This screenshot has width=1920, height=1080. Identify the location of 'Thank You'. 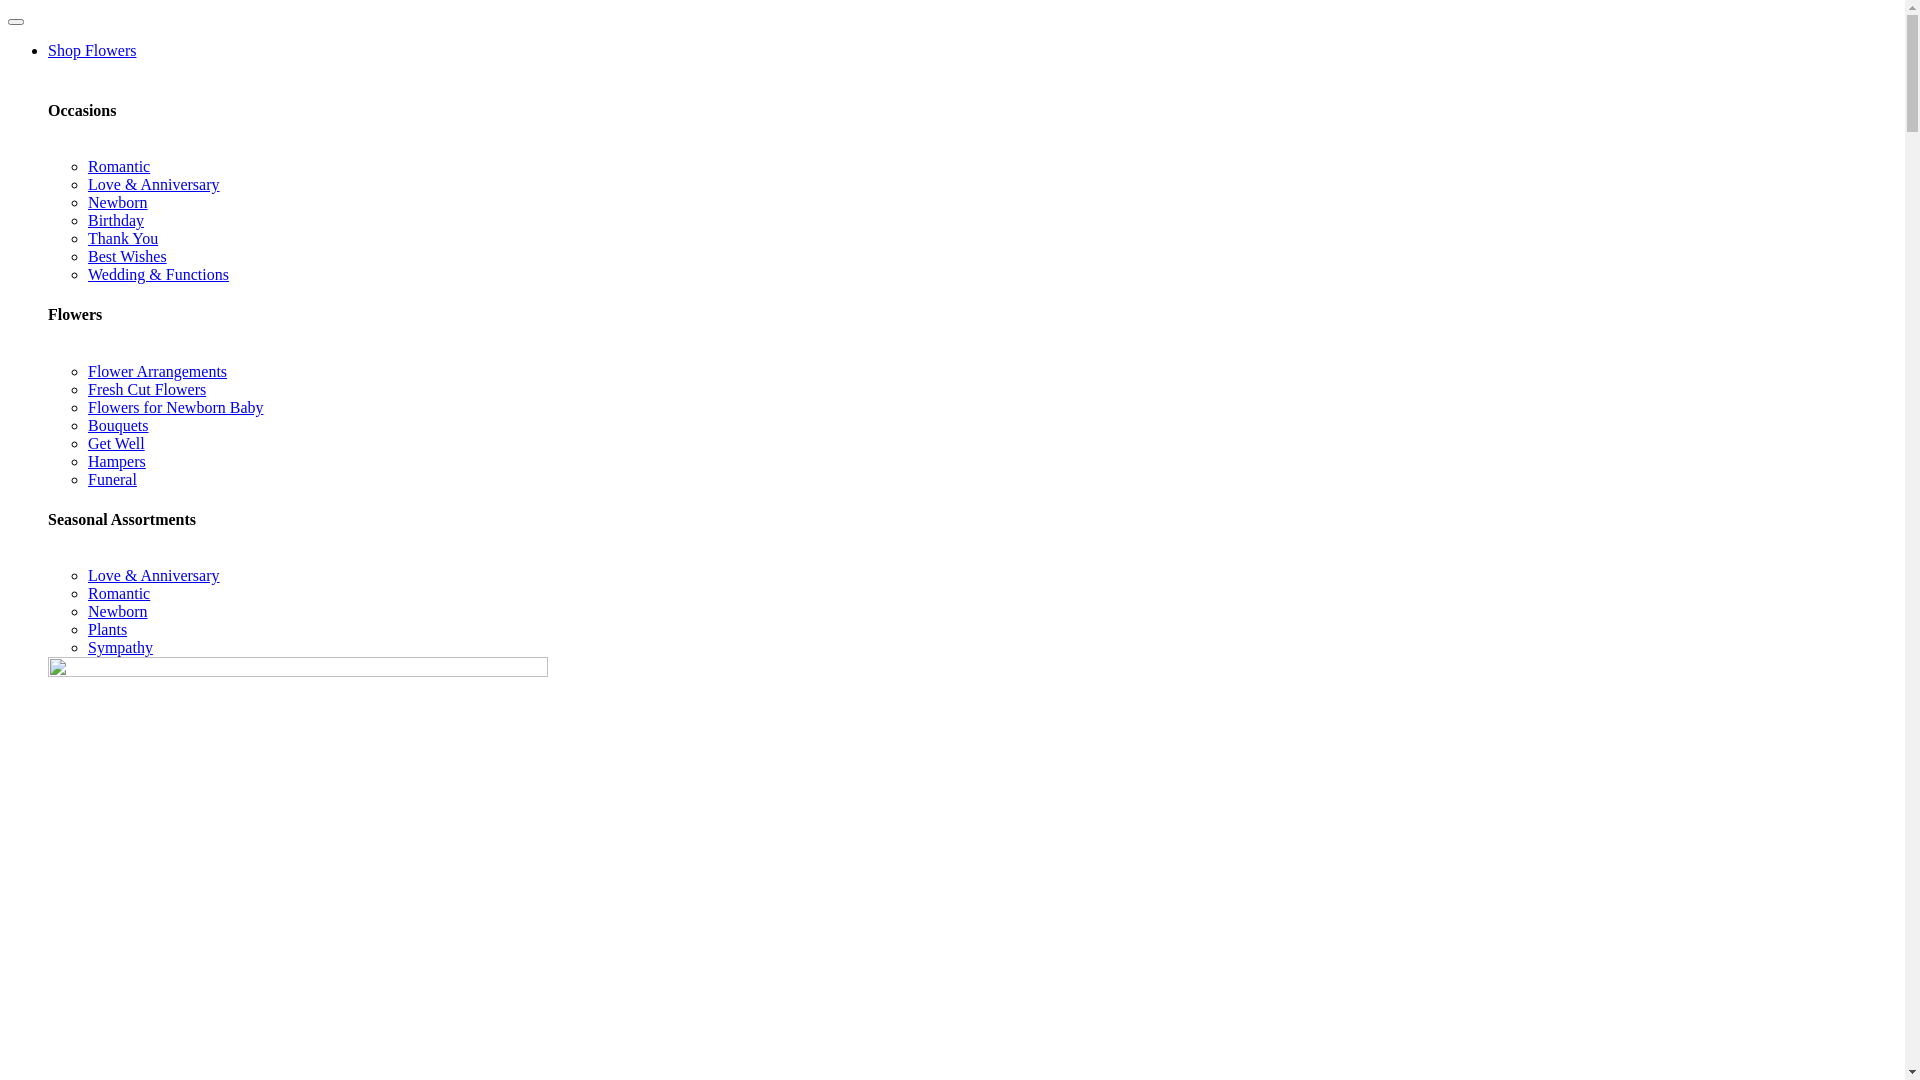
(122, 237).